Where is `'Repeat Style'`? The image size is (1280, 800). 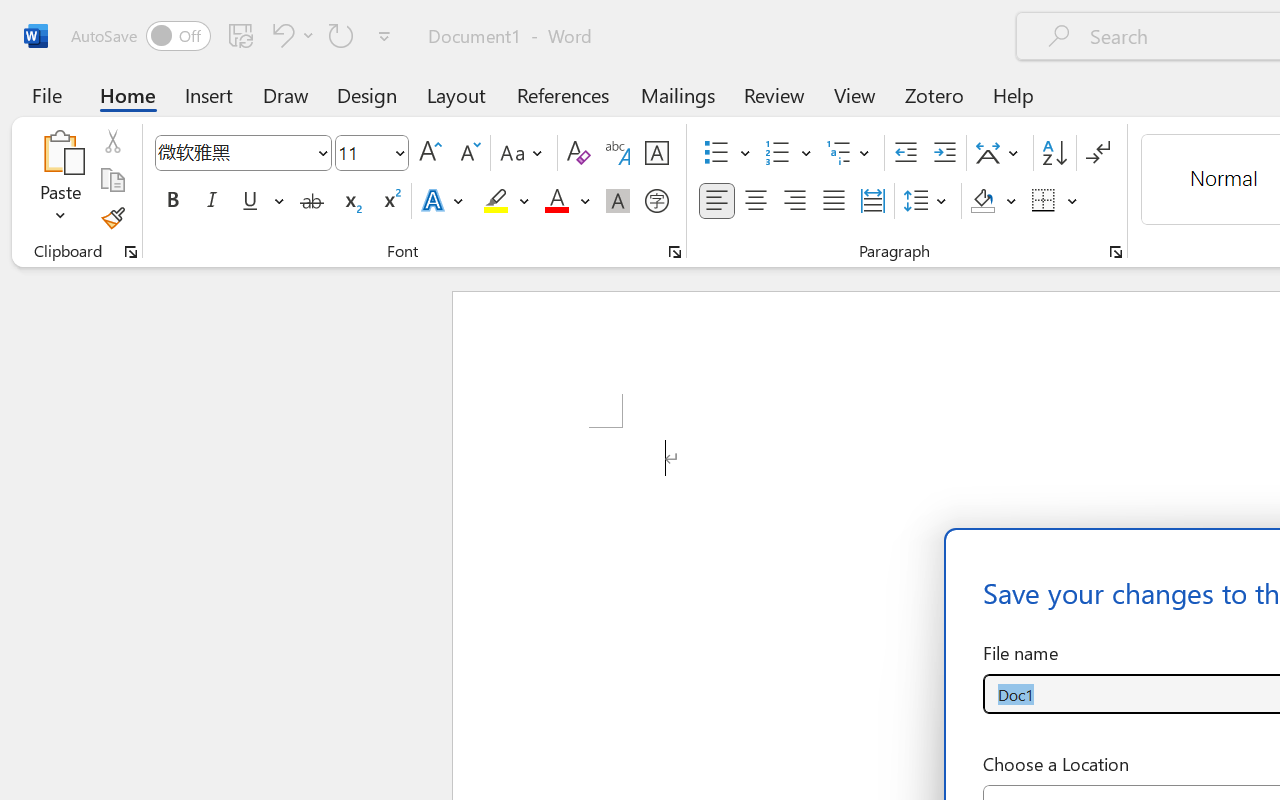 'Repeat Style' is located at coordinates (341, 34).